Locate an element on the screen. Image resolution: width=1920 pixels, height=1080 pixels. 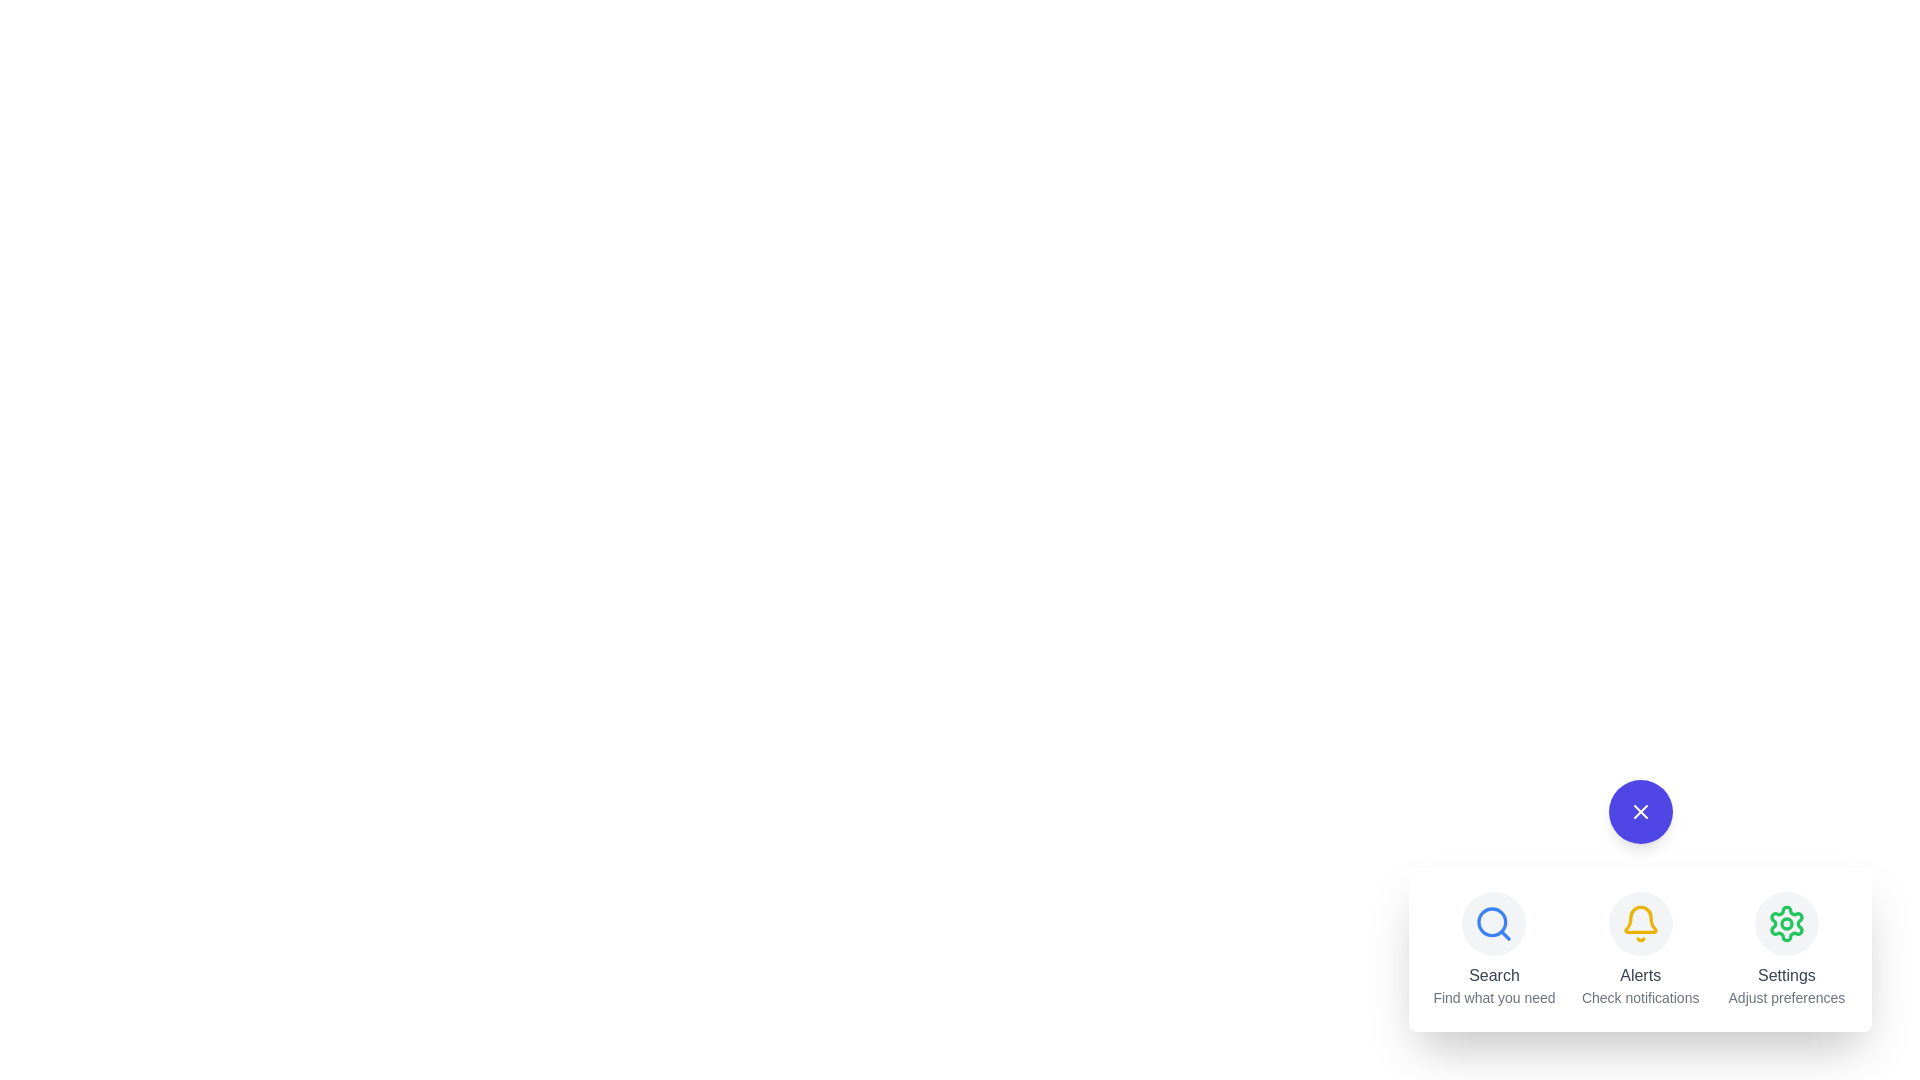
the Settings icon to observe its hover effect is located at coordinates (1786, 924).